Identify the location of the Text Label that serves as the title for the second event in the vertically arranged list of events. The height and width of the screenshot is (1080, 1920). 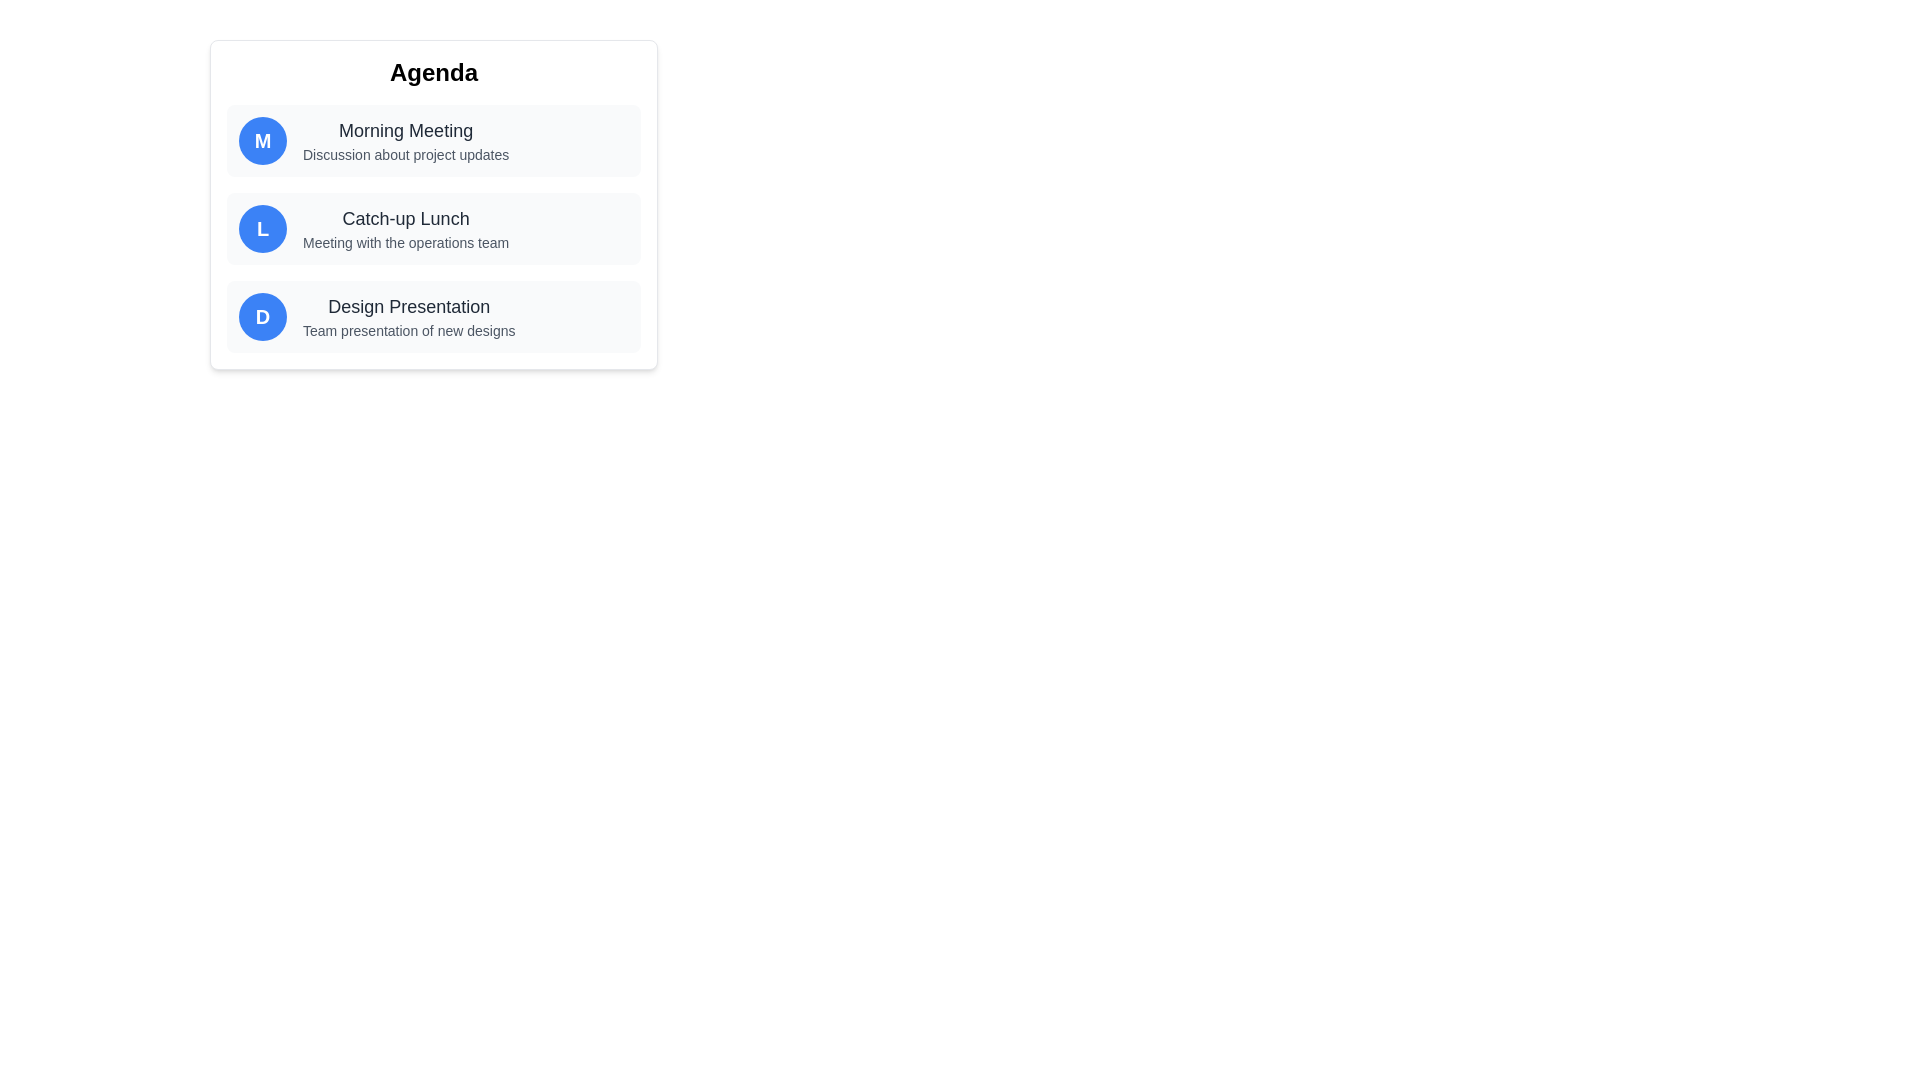
(405, 219).